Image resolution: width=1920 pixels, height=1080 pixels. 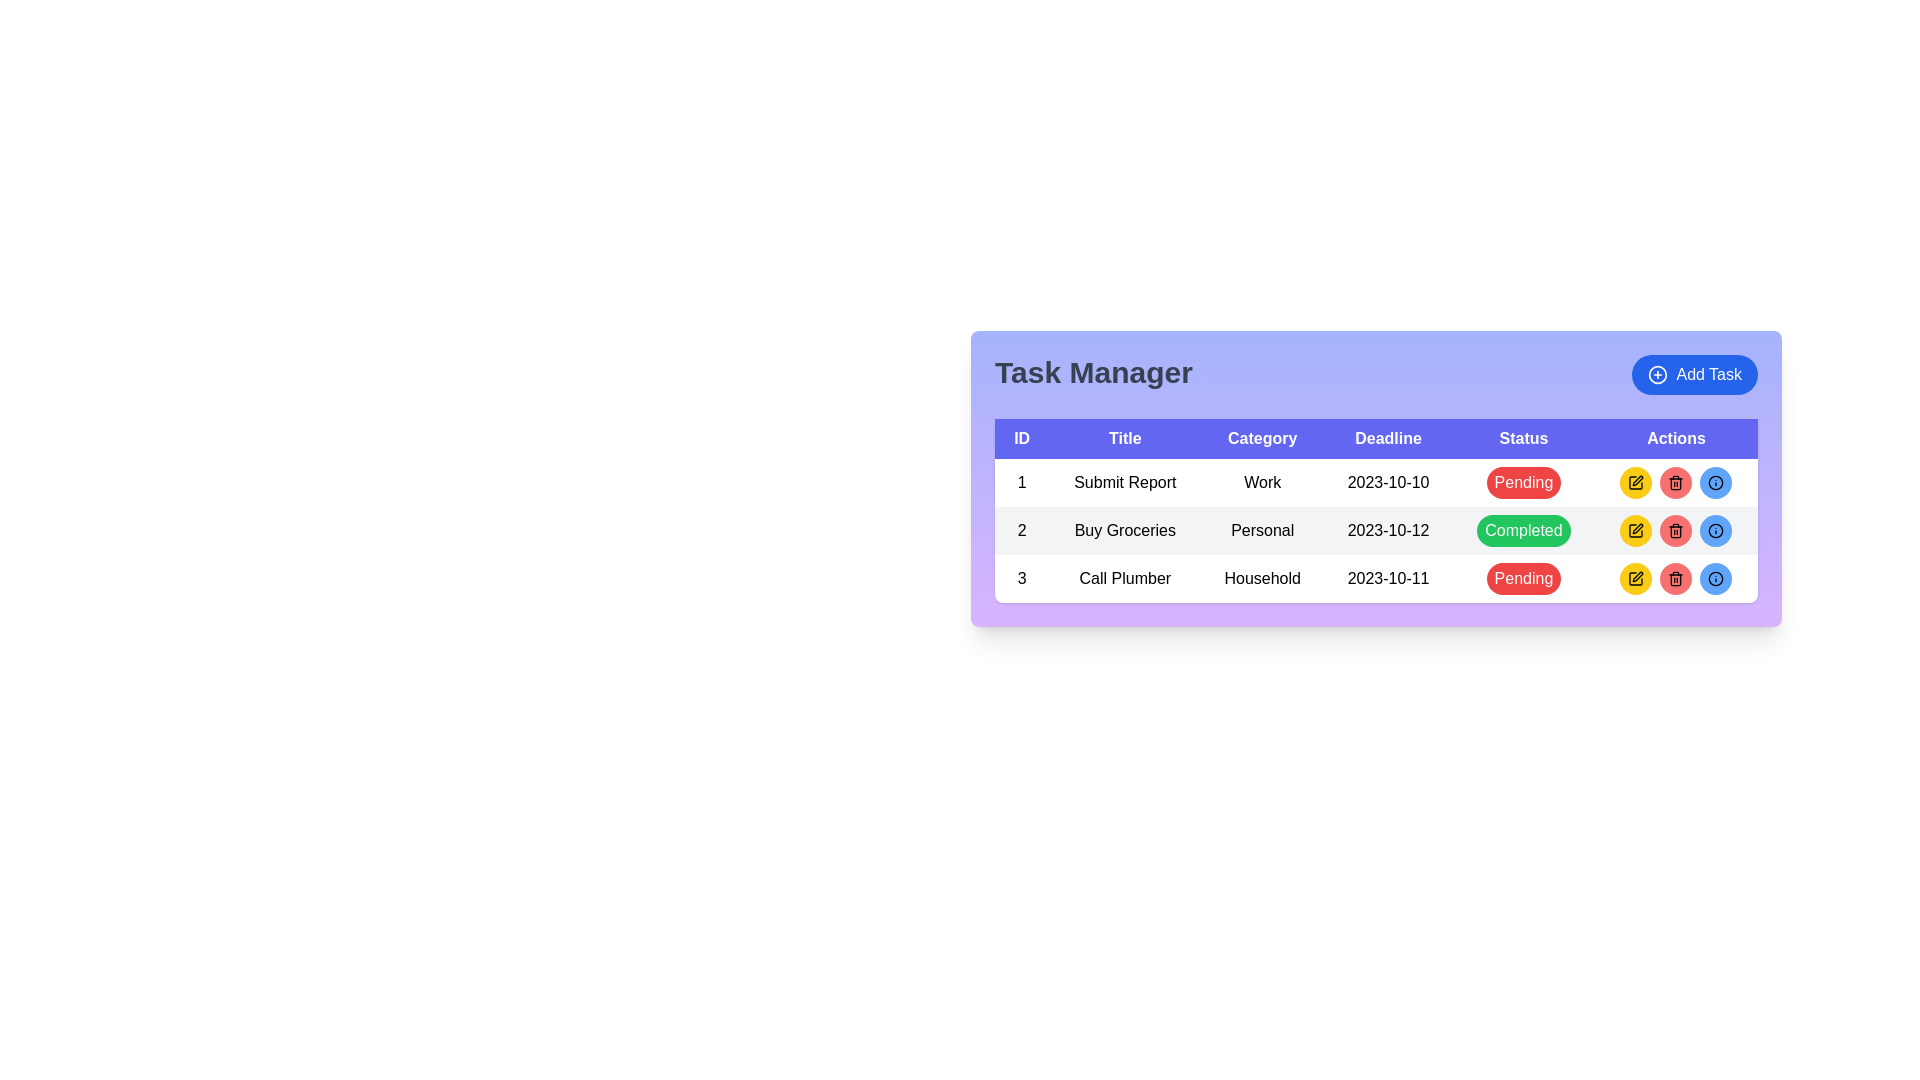 What do you see at coordinates (1676, 578) in the screenshot?
I see `the delete button` at bounding box center [1676, 578].